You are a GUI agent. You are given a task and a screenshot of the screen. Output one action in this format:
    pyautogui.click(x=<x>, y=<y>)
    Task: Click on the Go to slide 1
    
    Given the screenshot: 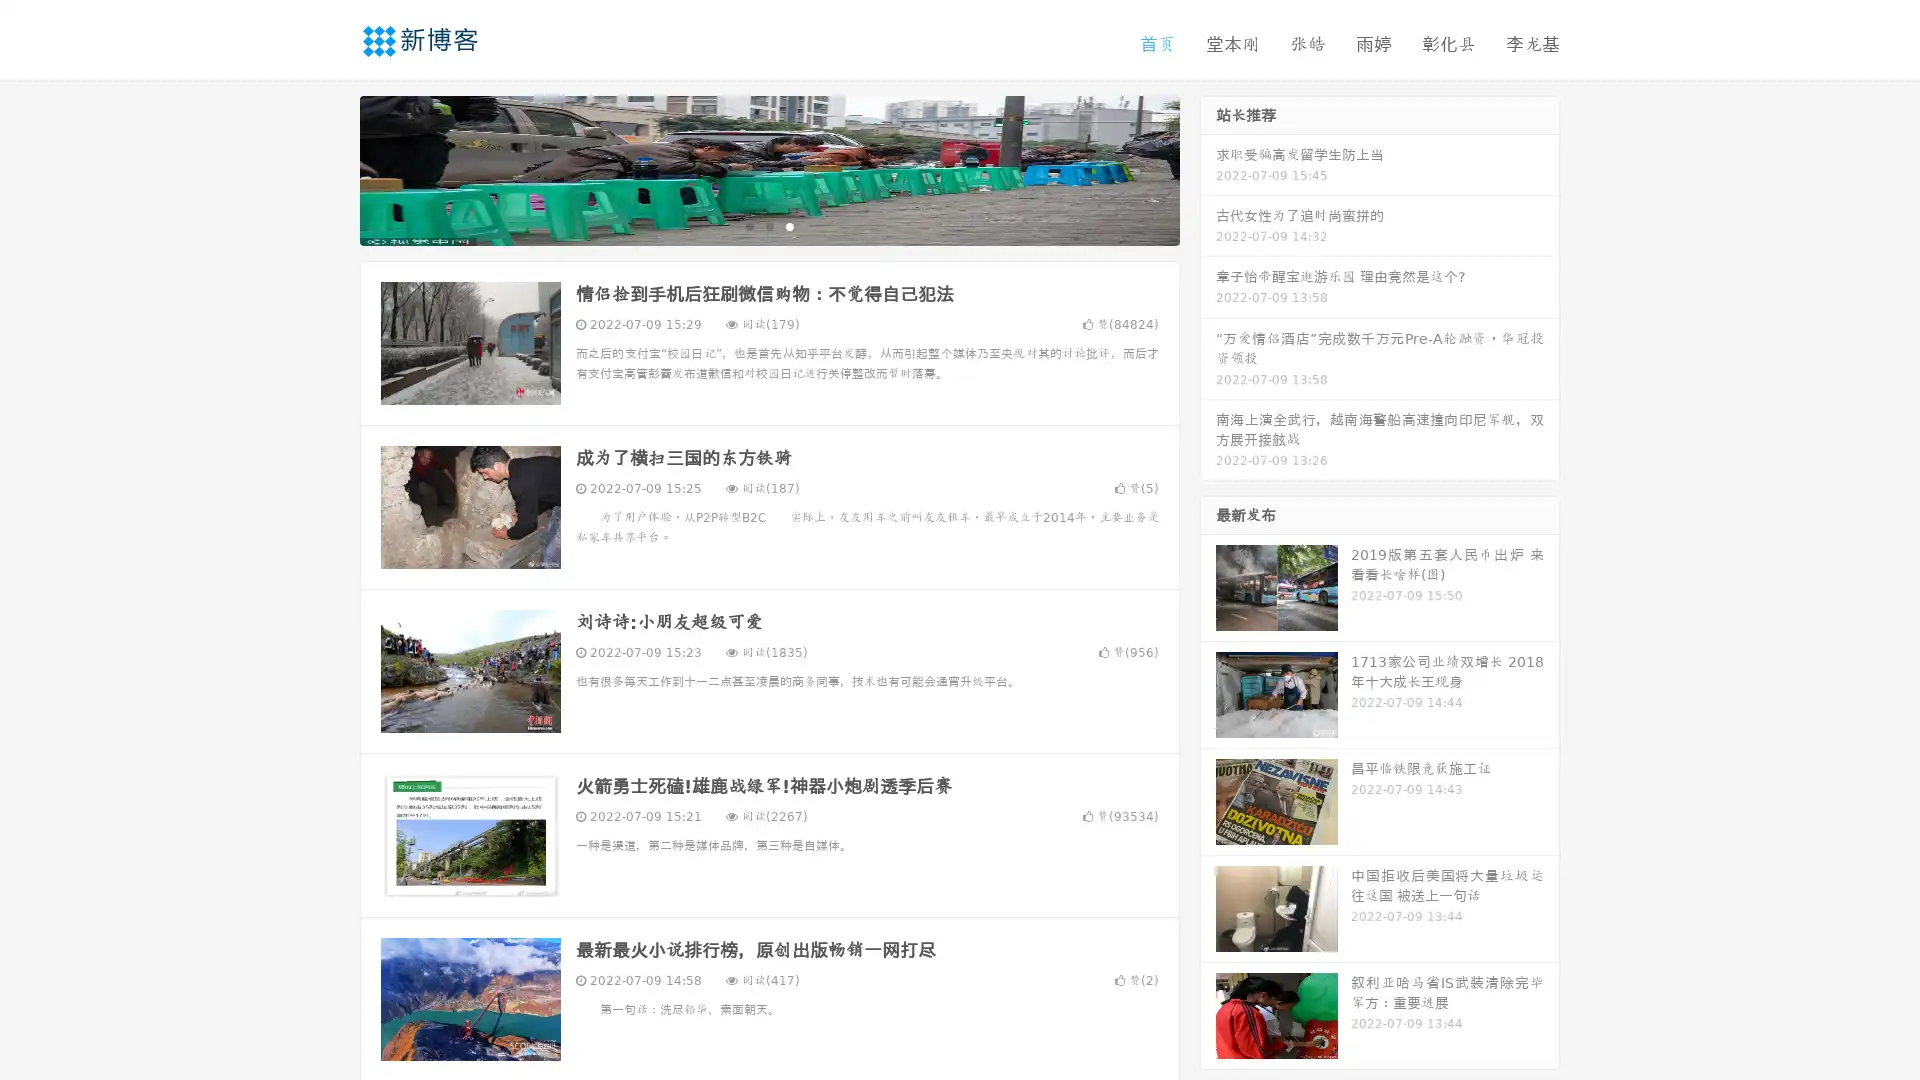 What is the action you would take?
    pyautogui.click(x=748, y=225)
    